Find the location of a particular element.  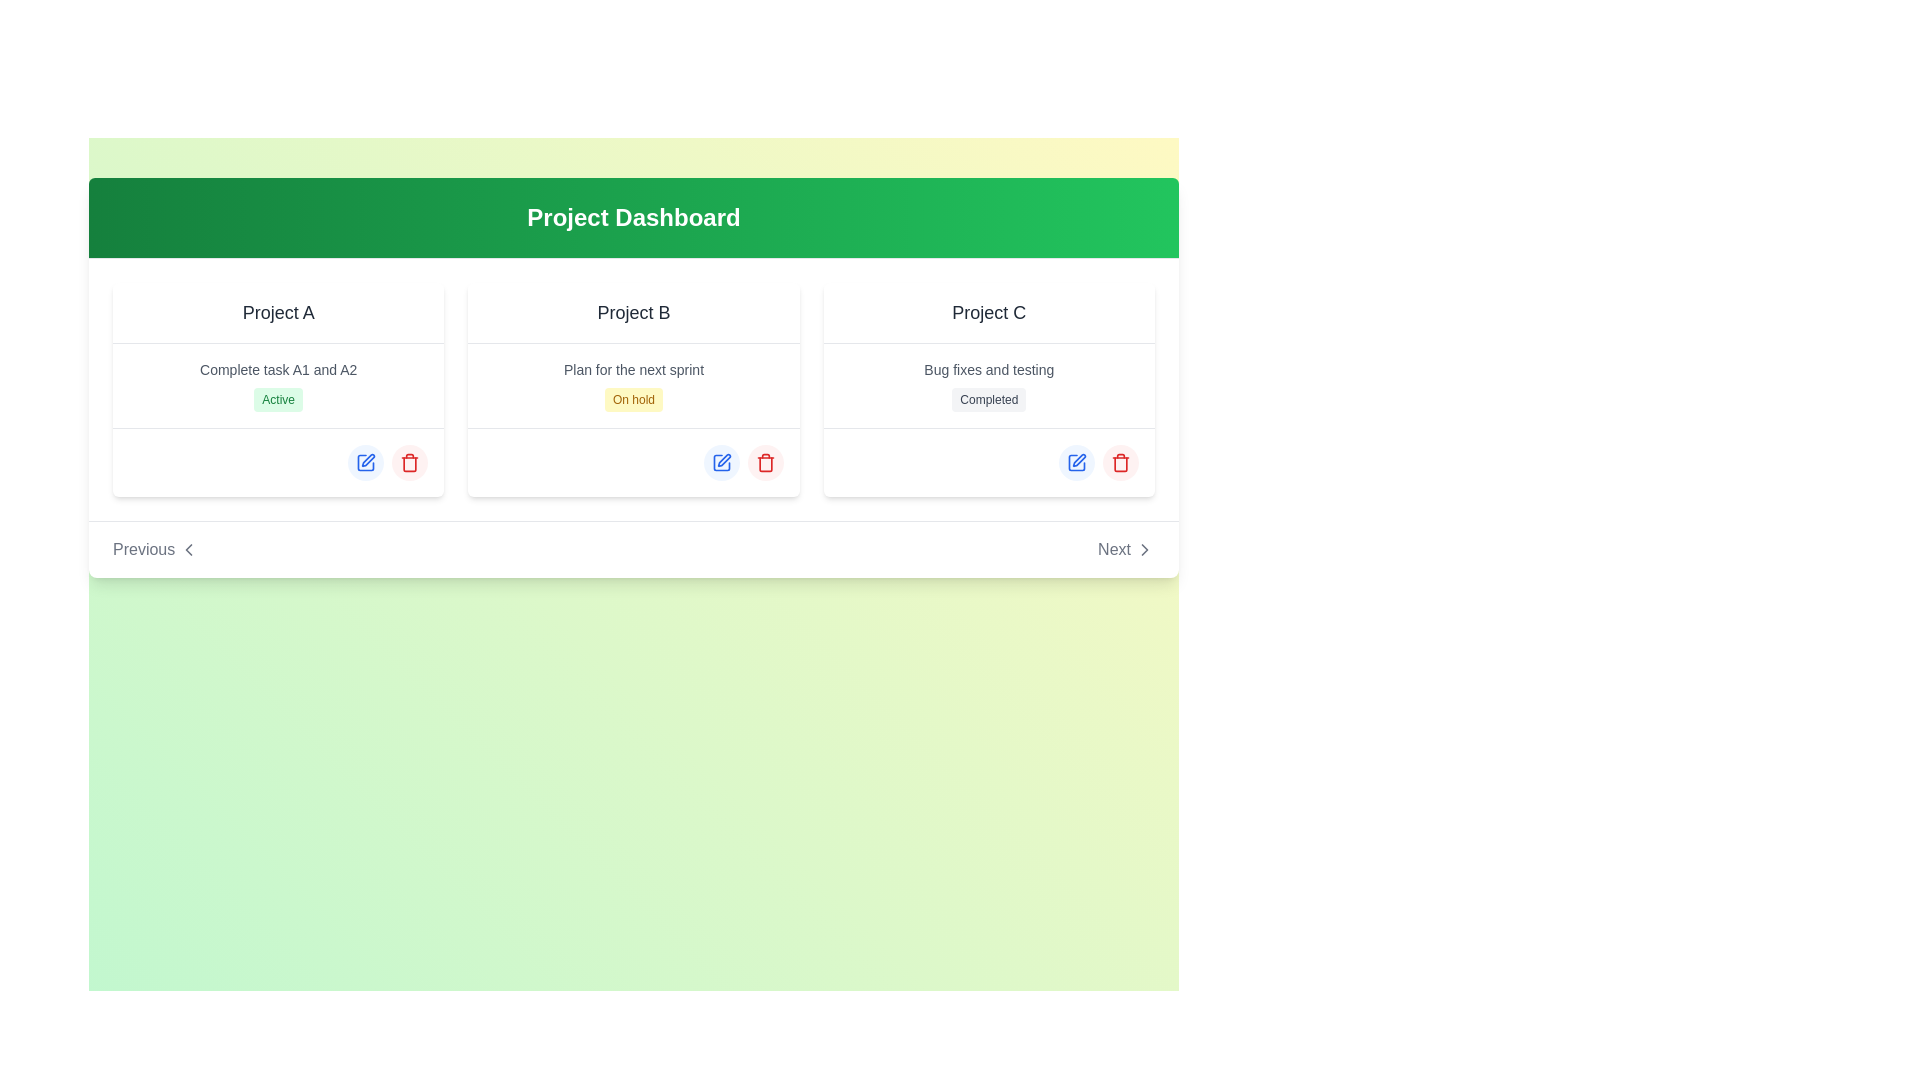

the informational text component indicating the status of 'On hold' for Project B, located in the middle section of the Project B card is located at coordinates (632, 385).